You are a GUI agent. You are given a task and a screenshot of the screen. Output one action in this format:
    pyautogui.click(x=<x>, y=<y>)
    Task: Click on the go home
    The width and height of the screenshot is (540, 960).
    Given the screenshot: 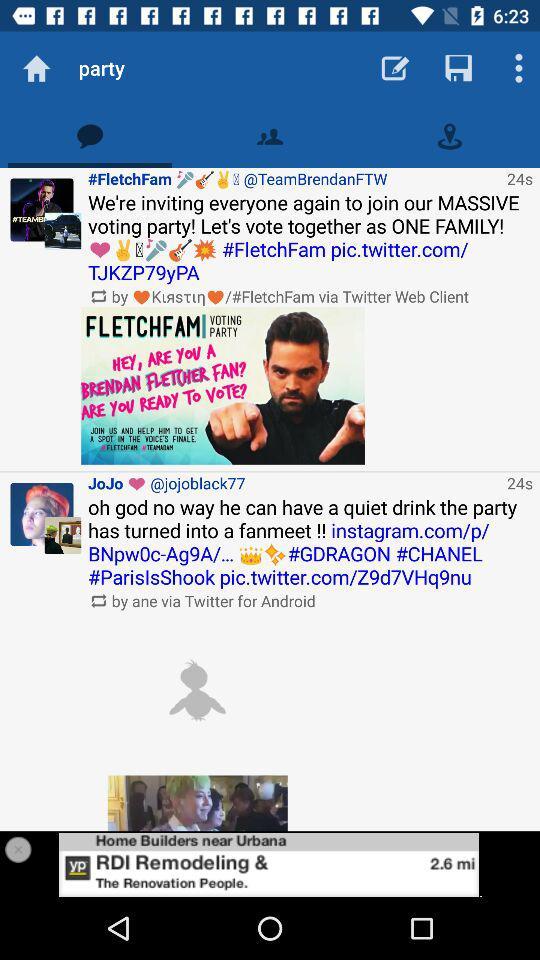 What is the action you would take?
    pyautogui.click(x=36, y=68)
    